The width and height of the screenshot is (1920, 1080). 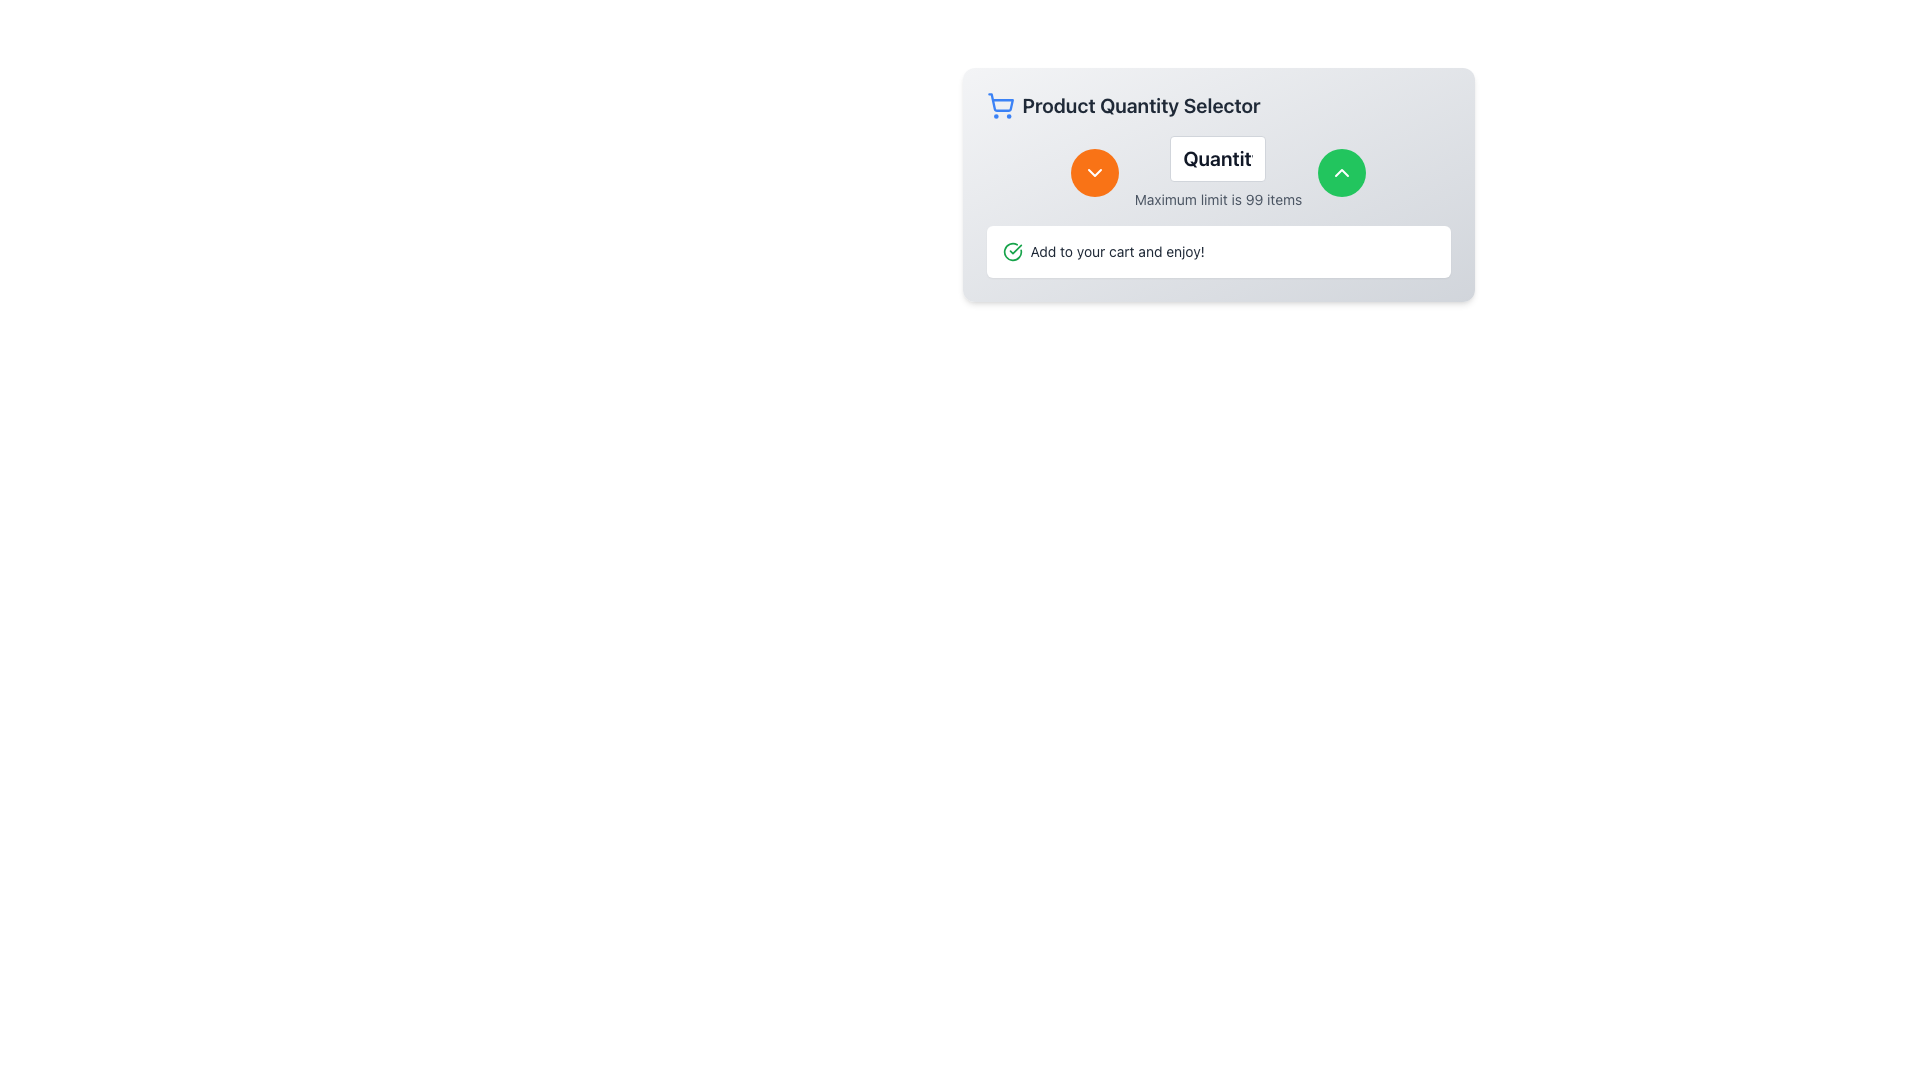 What do you see at coordinates (1217, 200) in the screenshot?
I see `displayed information from the static text label that says 'Maximum limit is 99 items', which is styled in a small gray font and positioned directly below the quantity input box` at bounding box center [1217, 200].